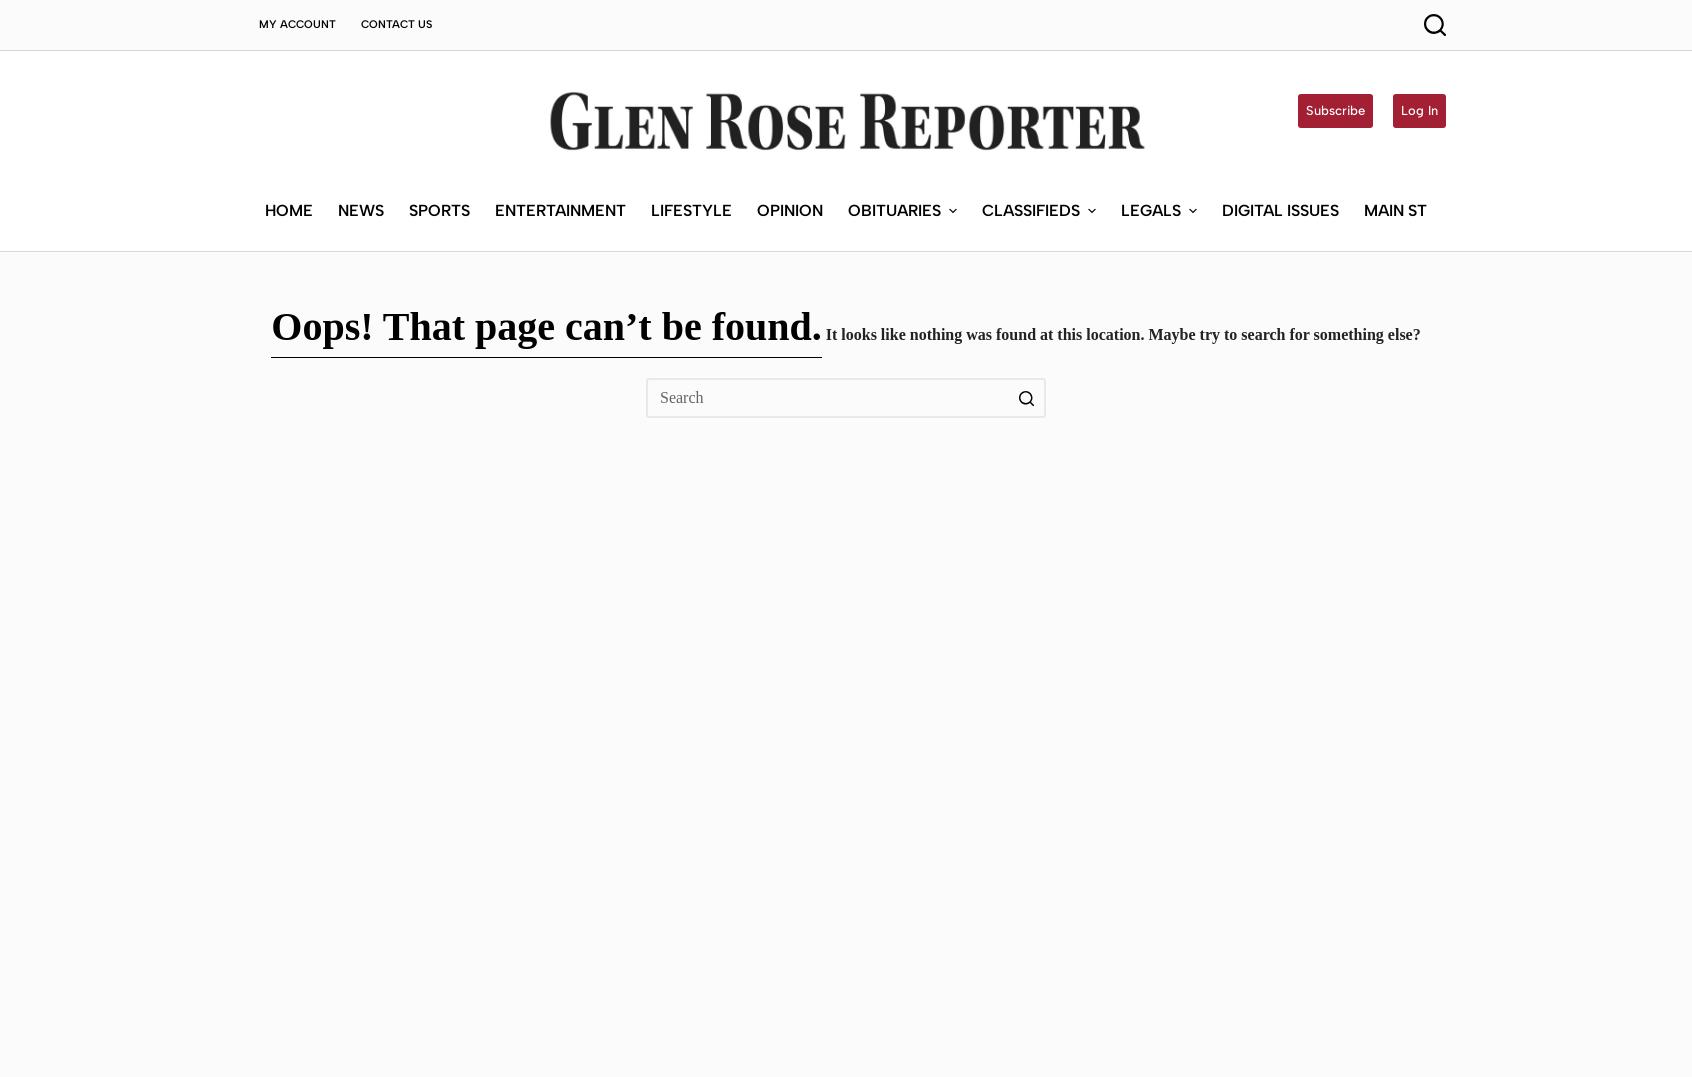 This screenshot has height=1077, width=1692. Describe the element at coordinates (914, 134) in the screenshot. I see `'Submit an Obituary'` at that location.